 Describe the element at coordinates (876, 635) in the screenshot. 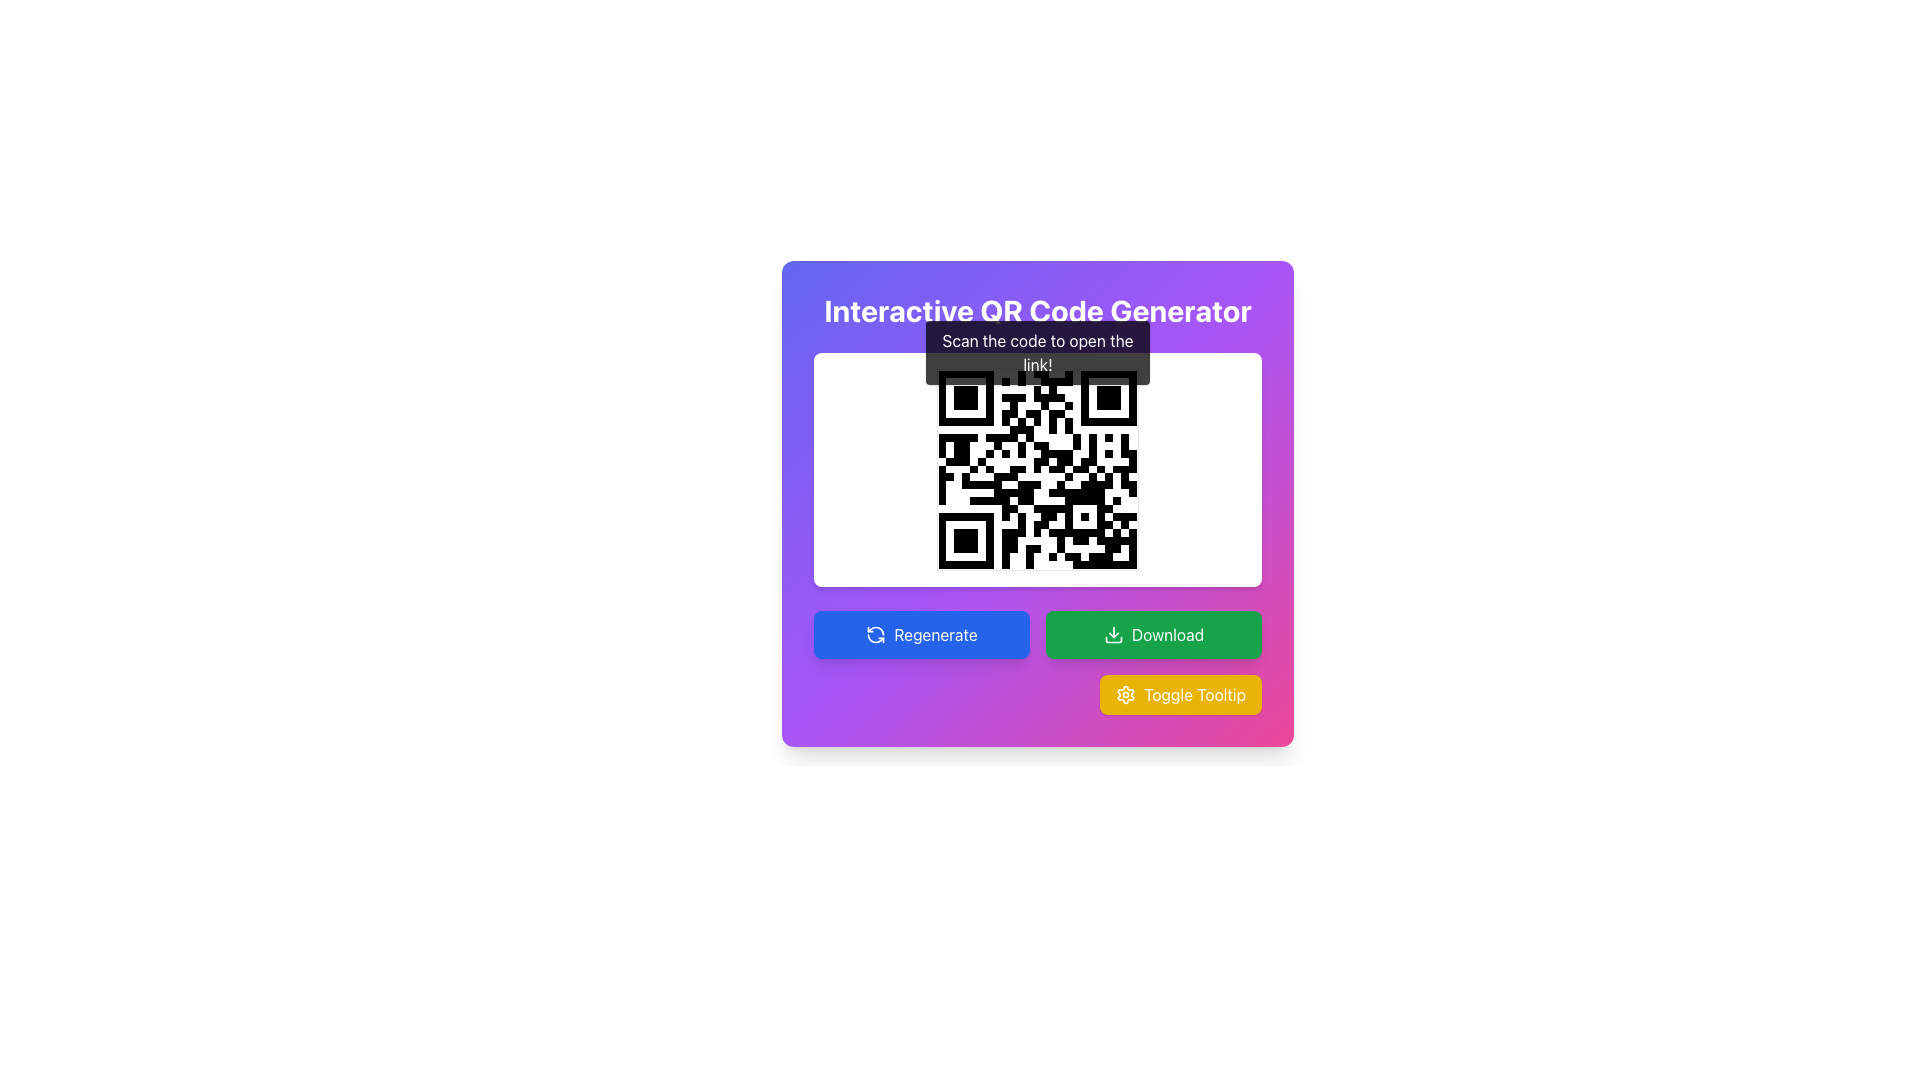

I see `the blue circular arrow-shaped icon labeled 'Regenerate', located in the bottom-left section of the card interface` at that location.